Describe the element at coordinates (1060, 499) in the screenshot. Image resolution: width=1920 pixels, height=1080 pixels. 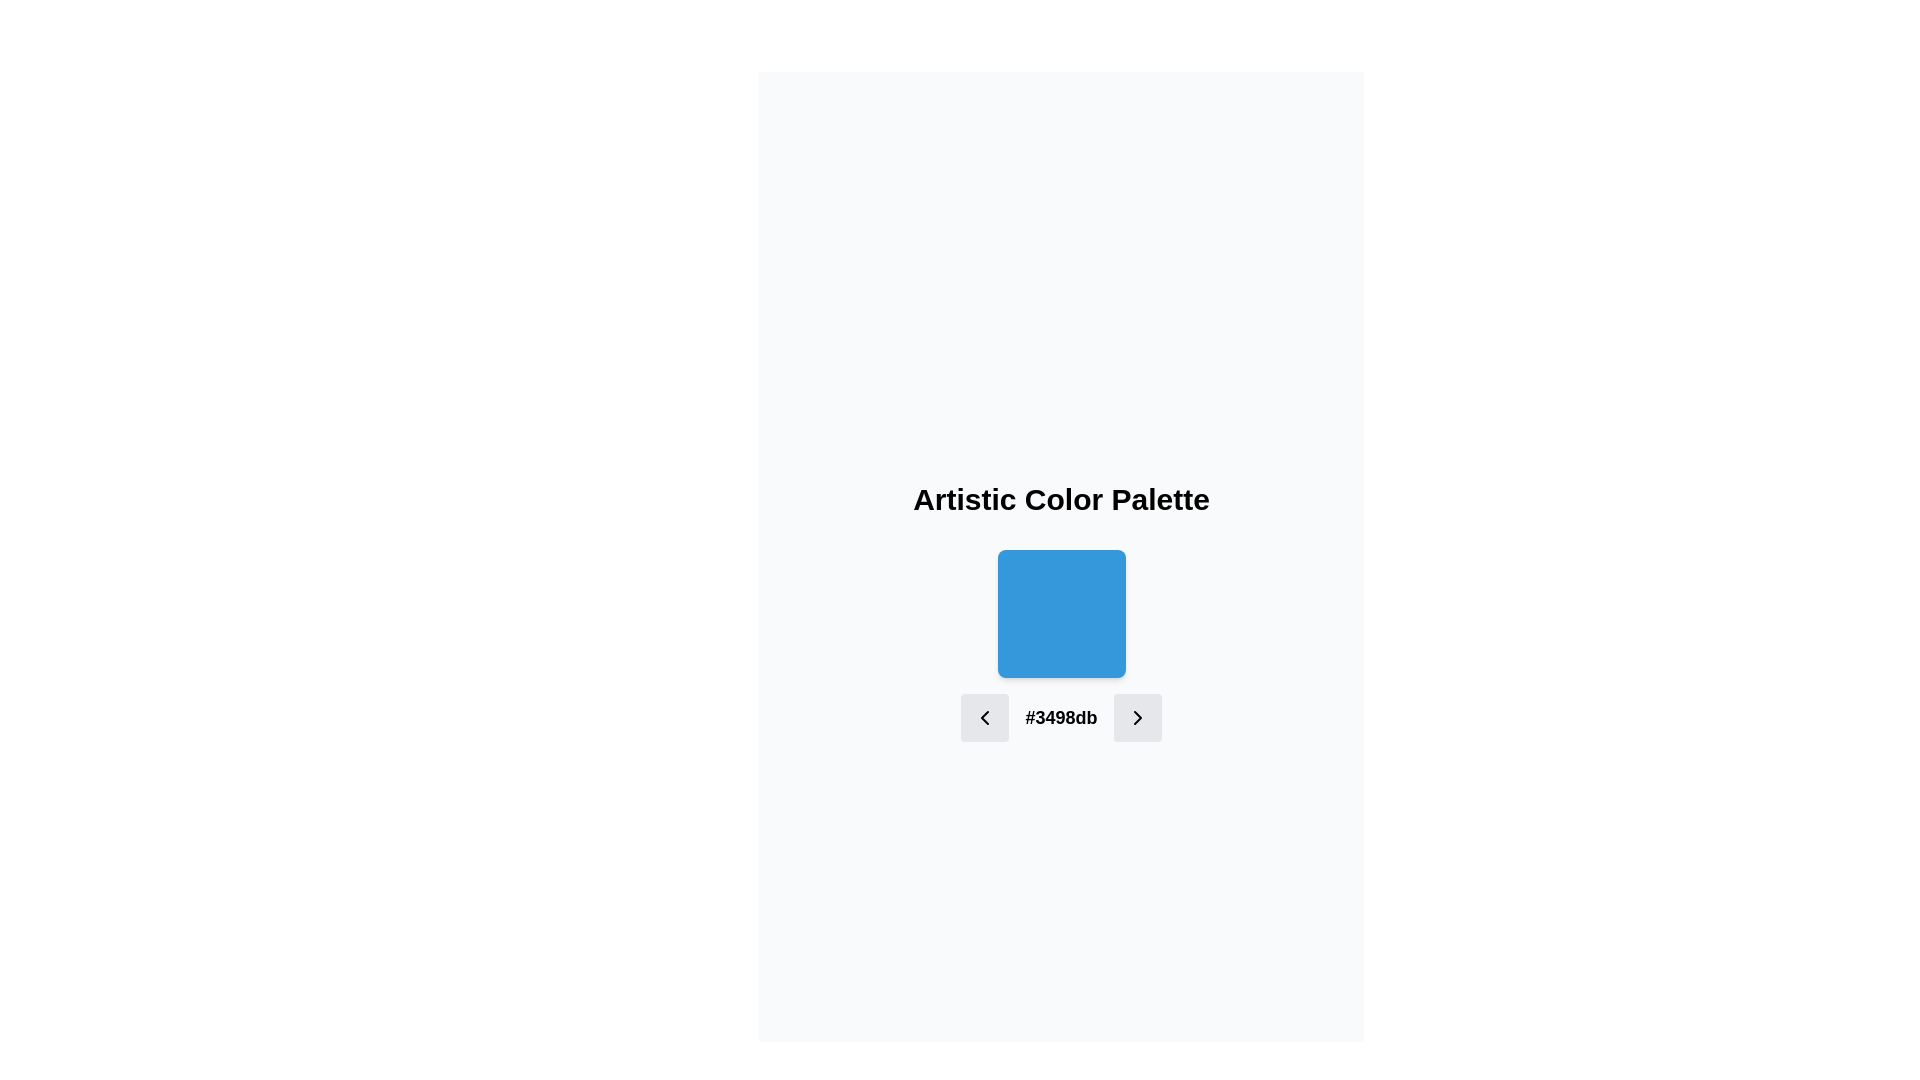
I see `the topmost heading text element that reads 'Artistic Color Palette', styled in bold and large font, located at the top of a vertically centered layout` at that location.